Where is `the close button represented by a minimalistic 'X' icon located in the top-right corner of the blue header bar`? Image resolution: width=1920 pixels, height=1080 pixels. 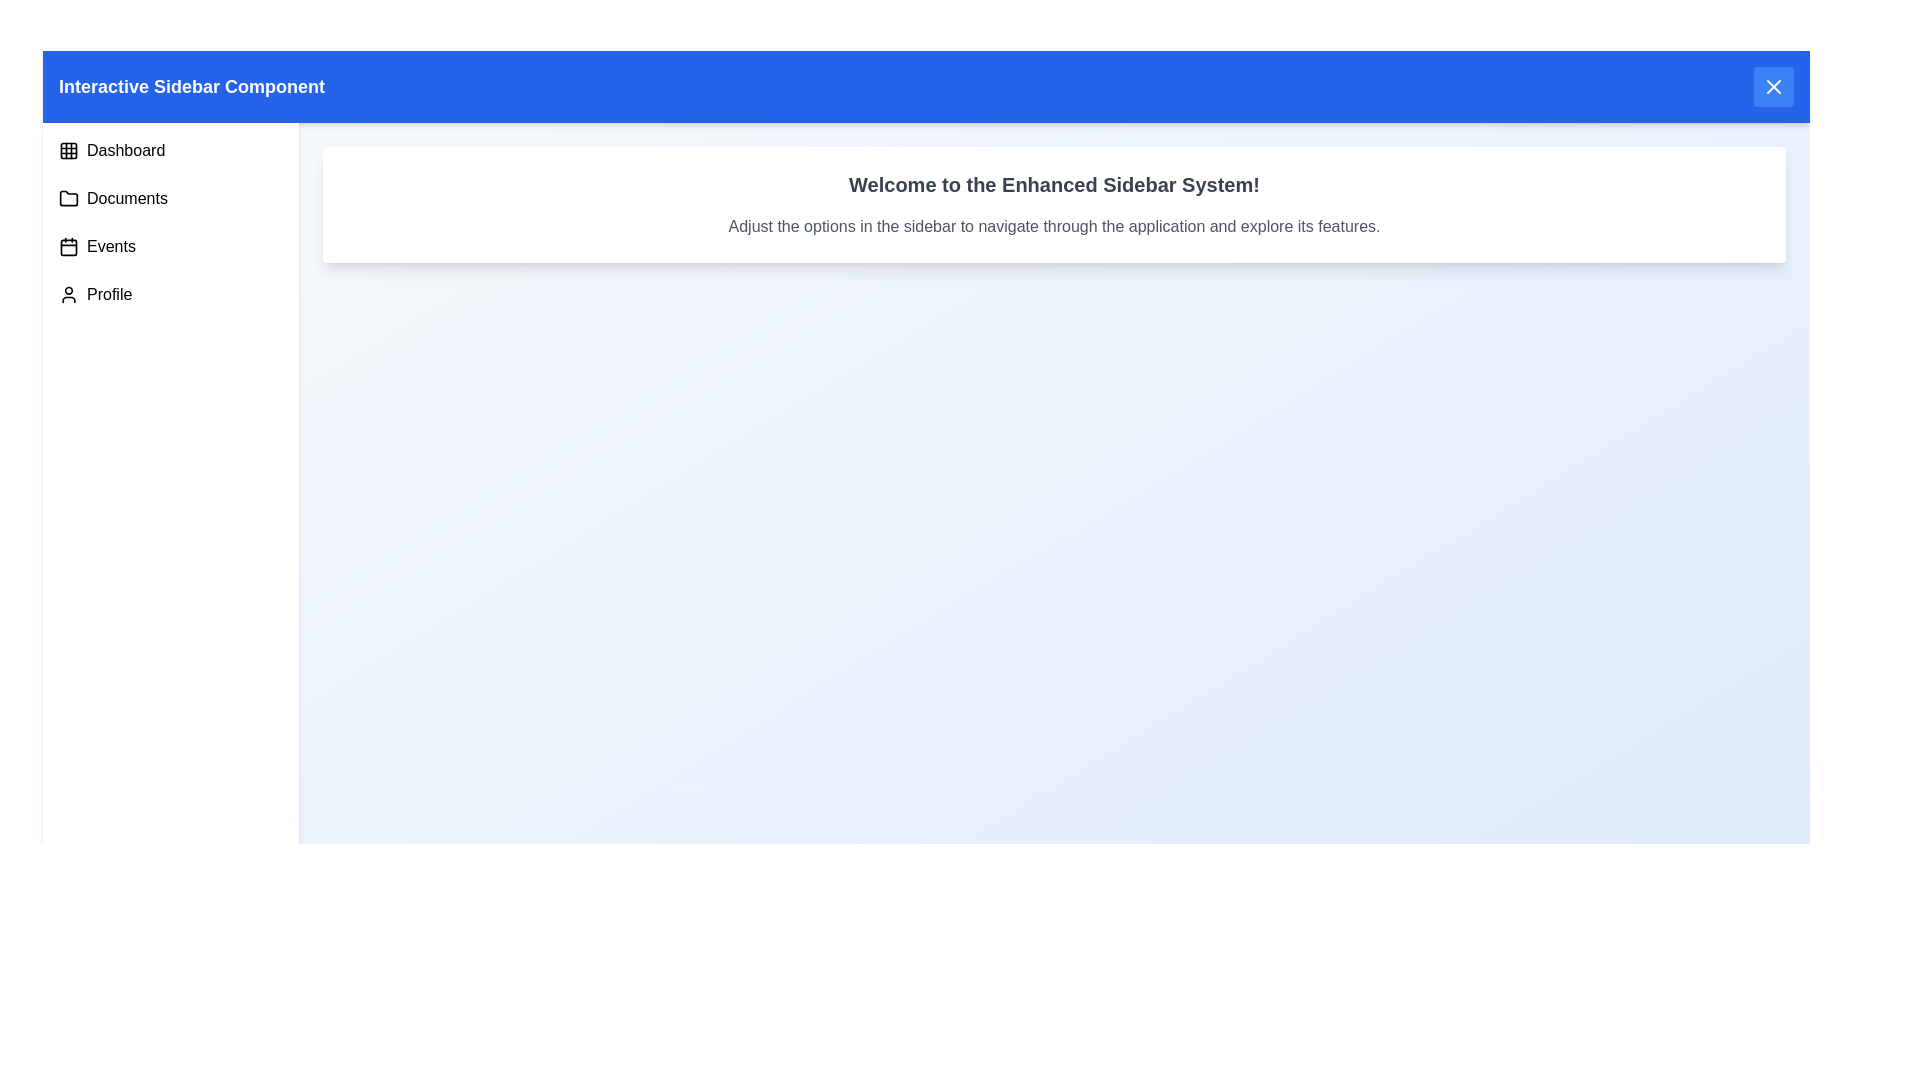 the close button represented by a minimalistic 'X' icon located in the top-right corner of the blue header bar is located at coordinates (1774, 86).